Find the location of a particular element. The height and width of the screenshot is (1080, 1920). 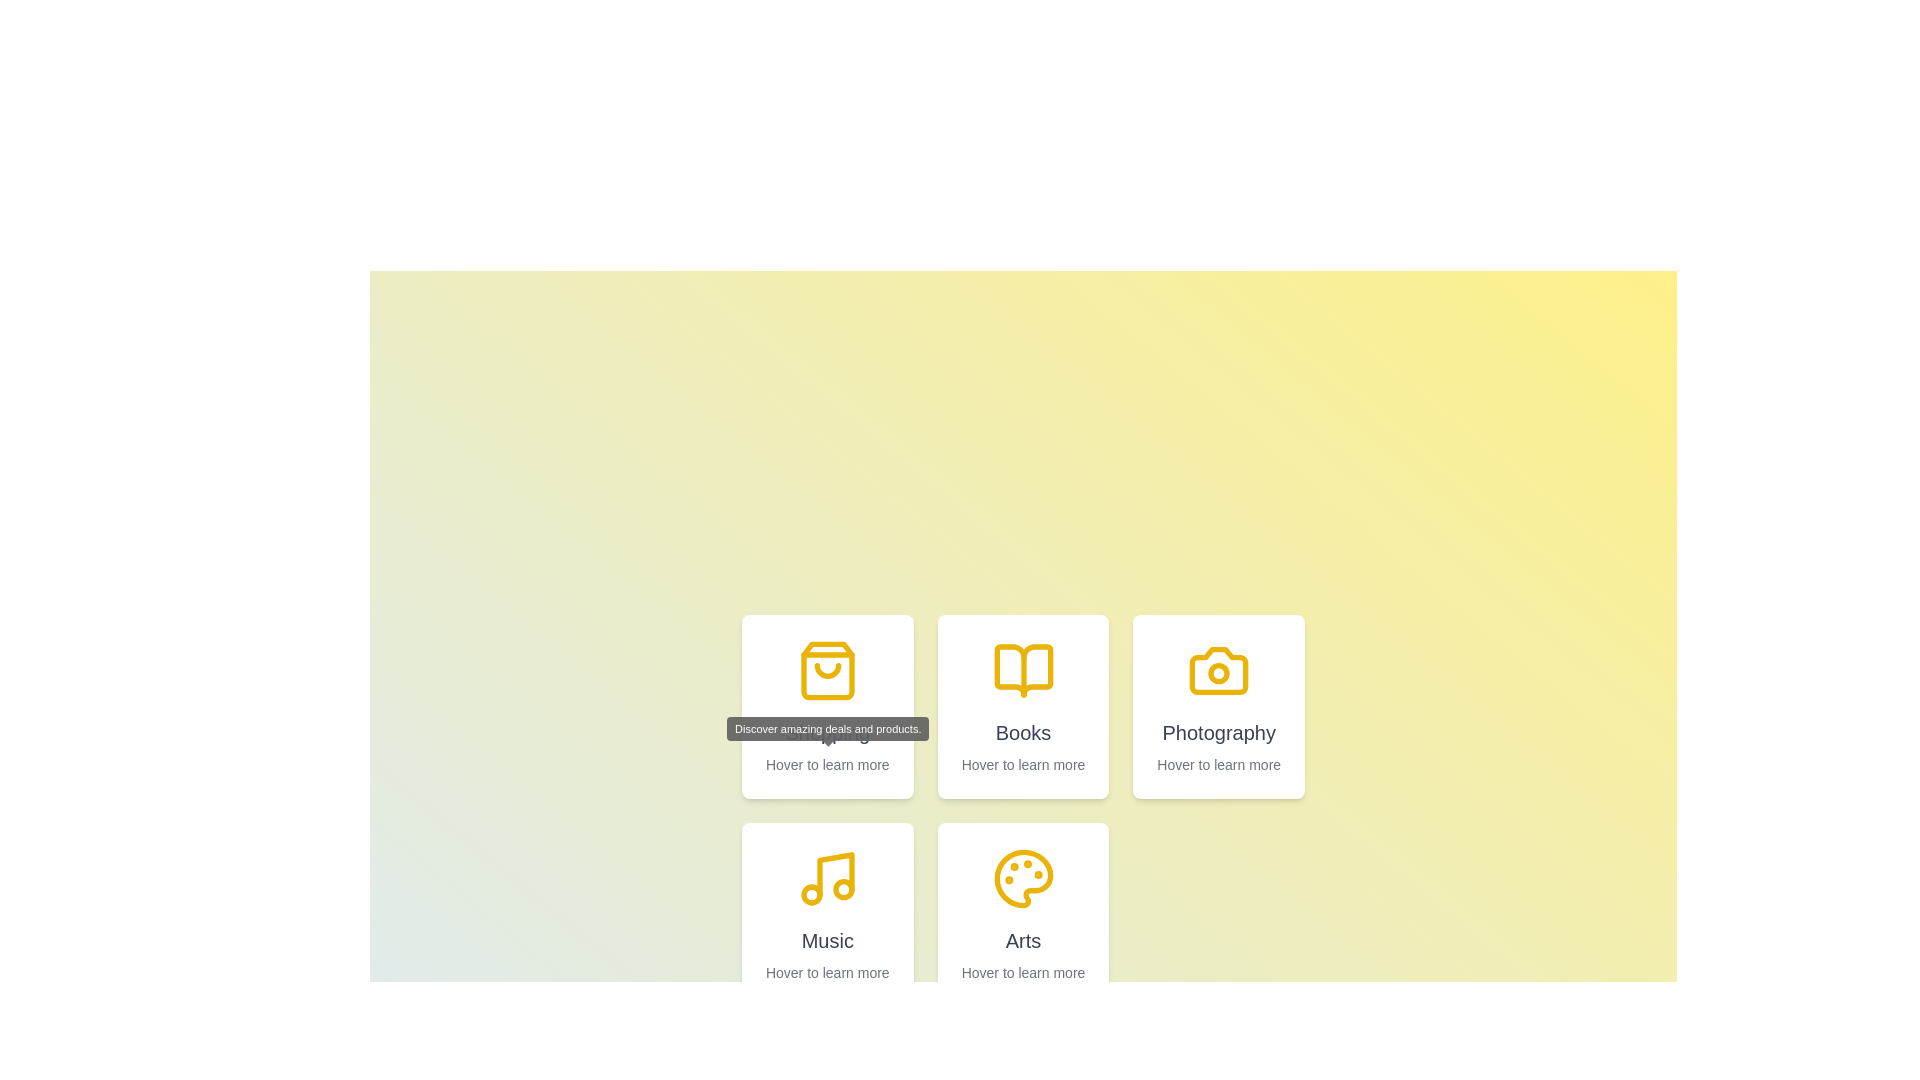

the 'Books' category selector card, which is the second card in the first row of a grid of five cards is located at coordinates (1023, 705).